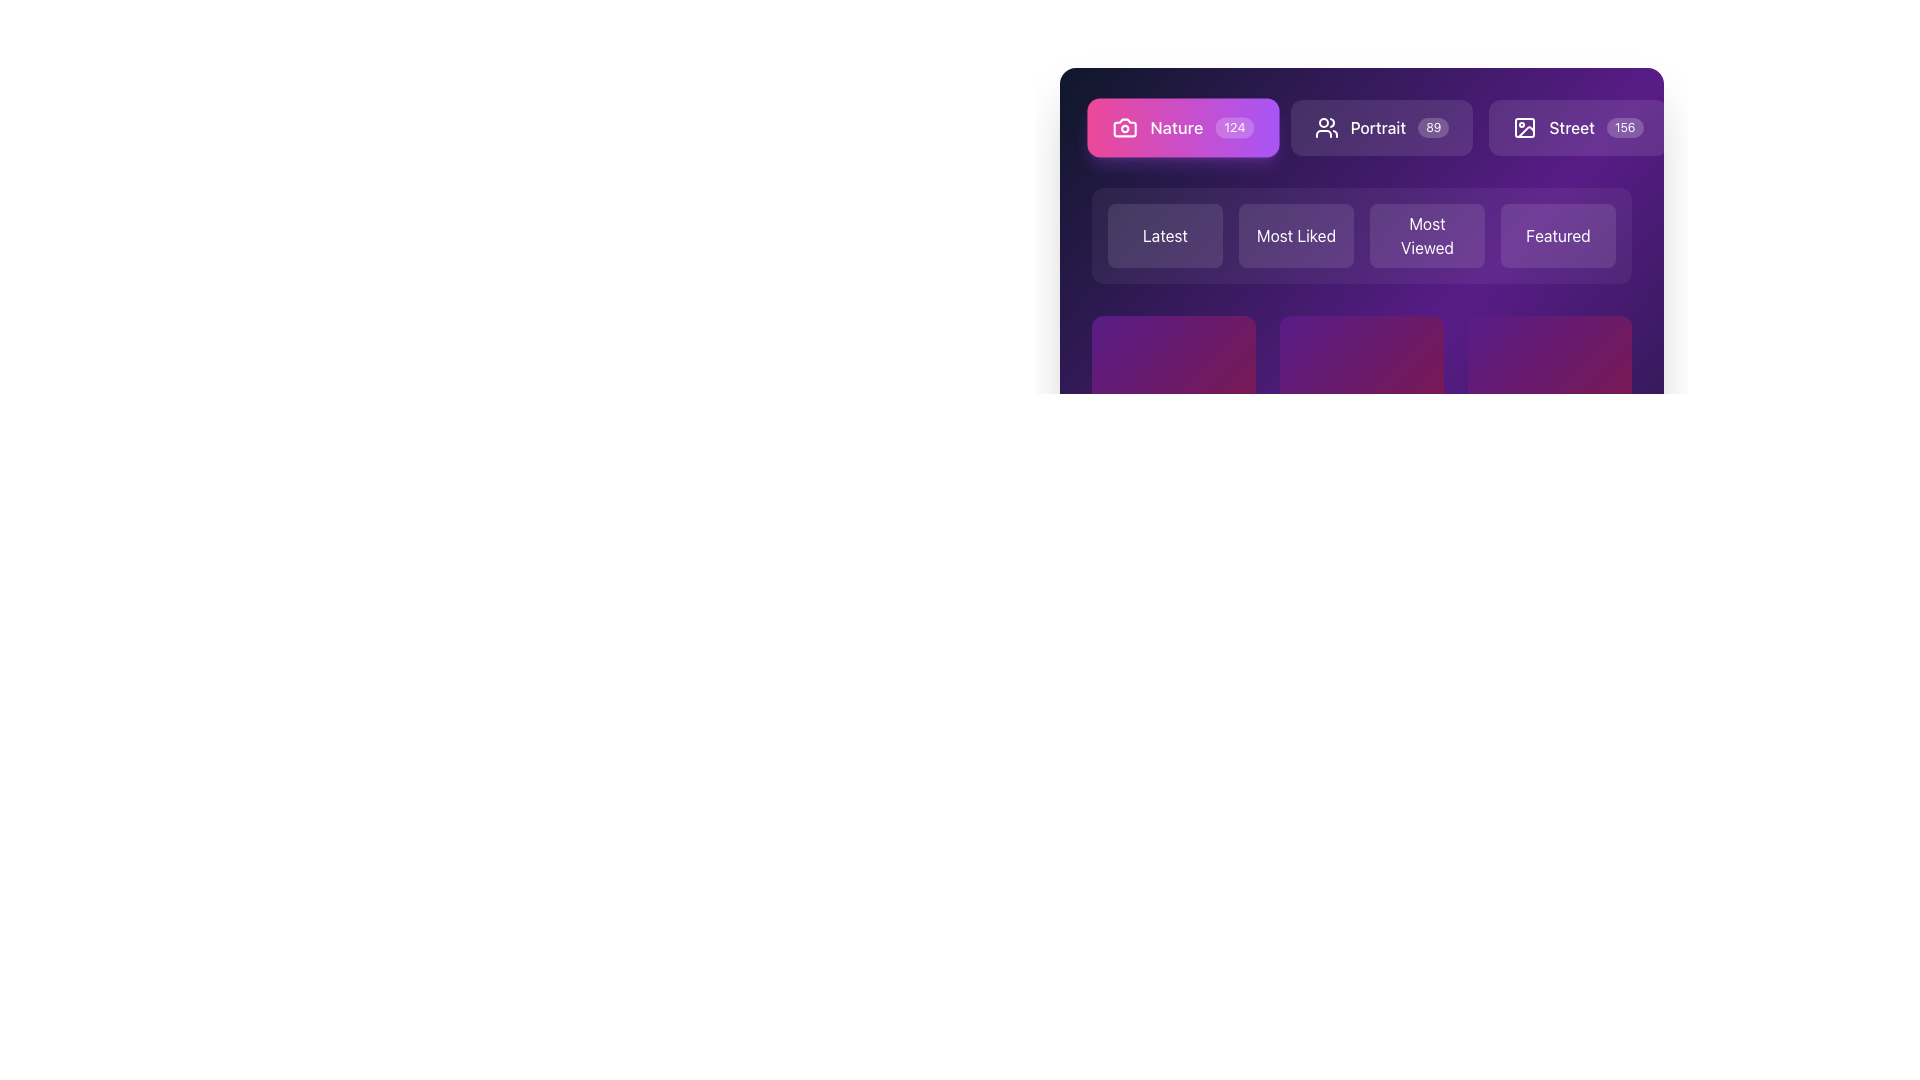 The image size is (1920, 1080). I want to click on the decorative icon representing the 'Street' category located within the interactive button labeled 'Street', so click(1524, 127).